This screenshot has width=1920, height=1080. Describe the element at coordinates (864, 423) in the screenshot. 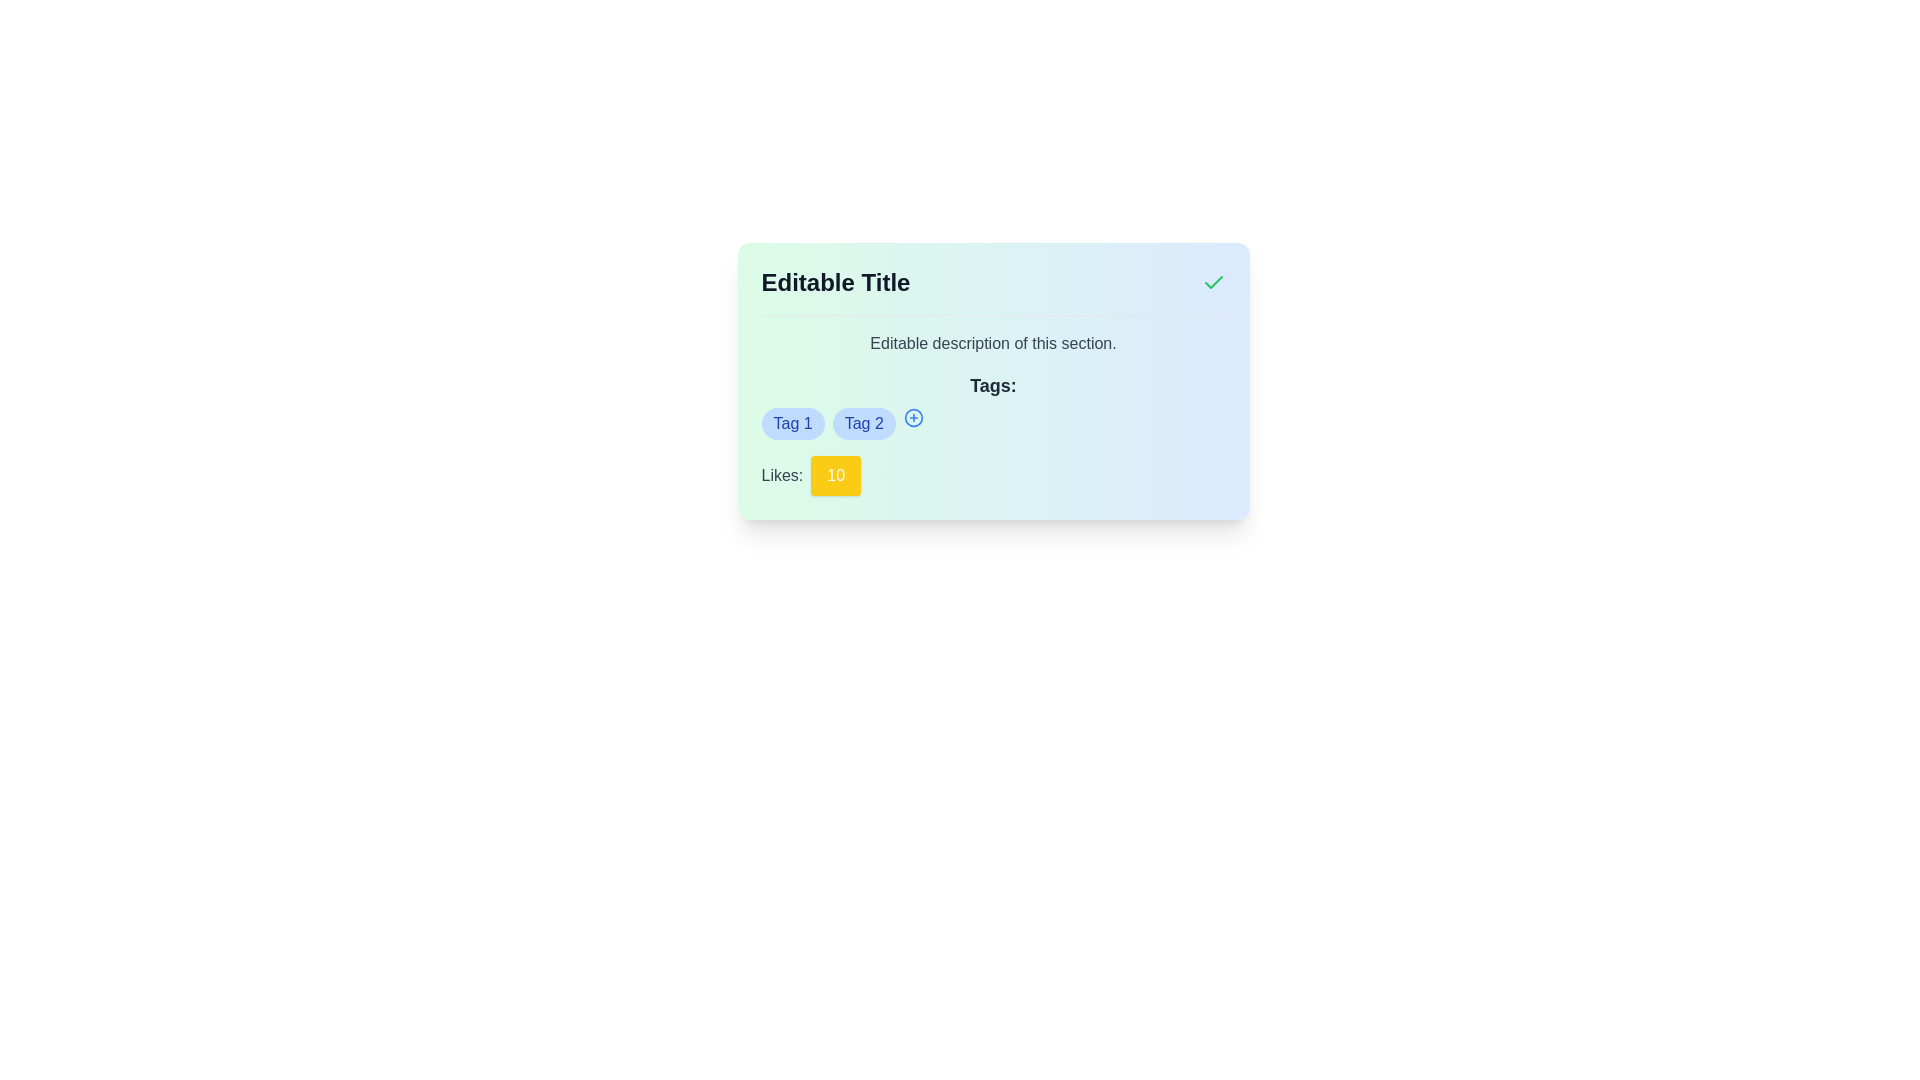

I see `the rounded tag label displaying 'Tag 2' with a light blue background and darker blue text to interact with it` at that location.